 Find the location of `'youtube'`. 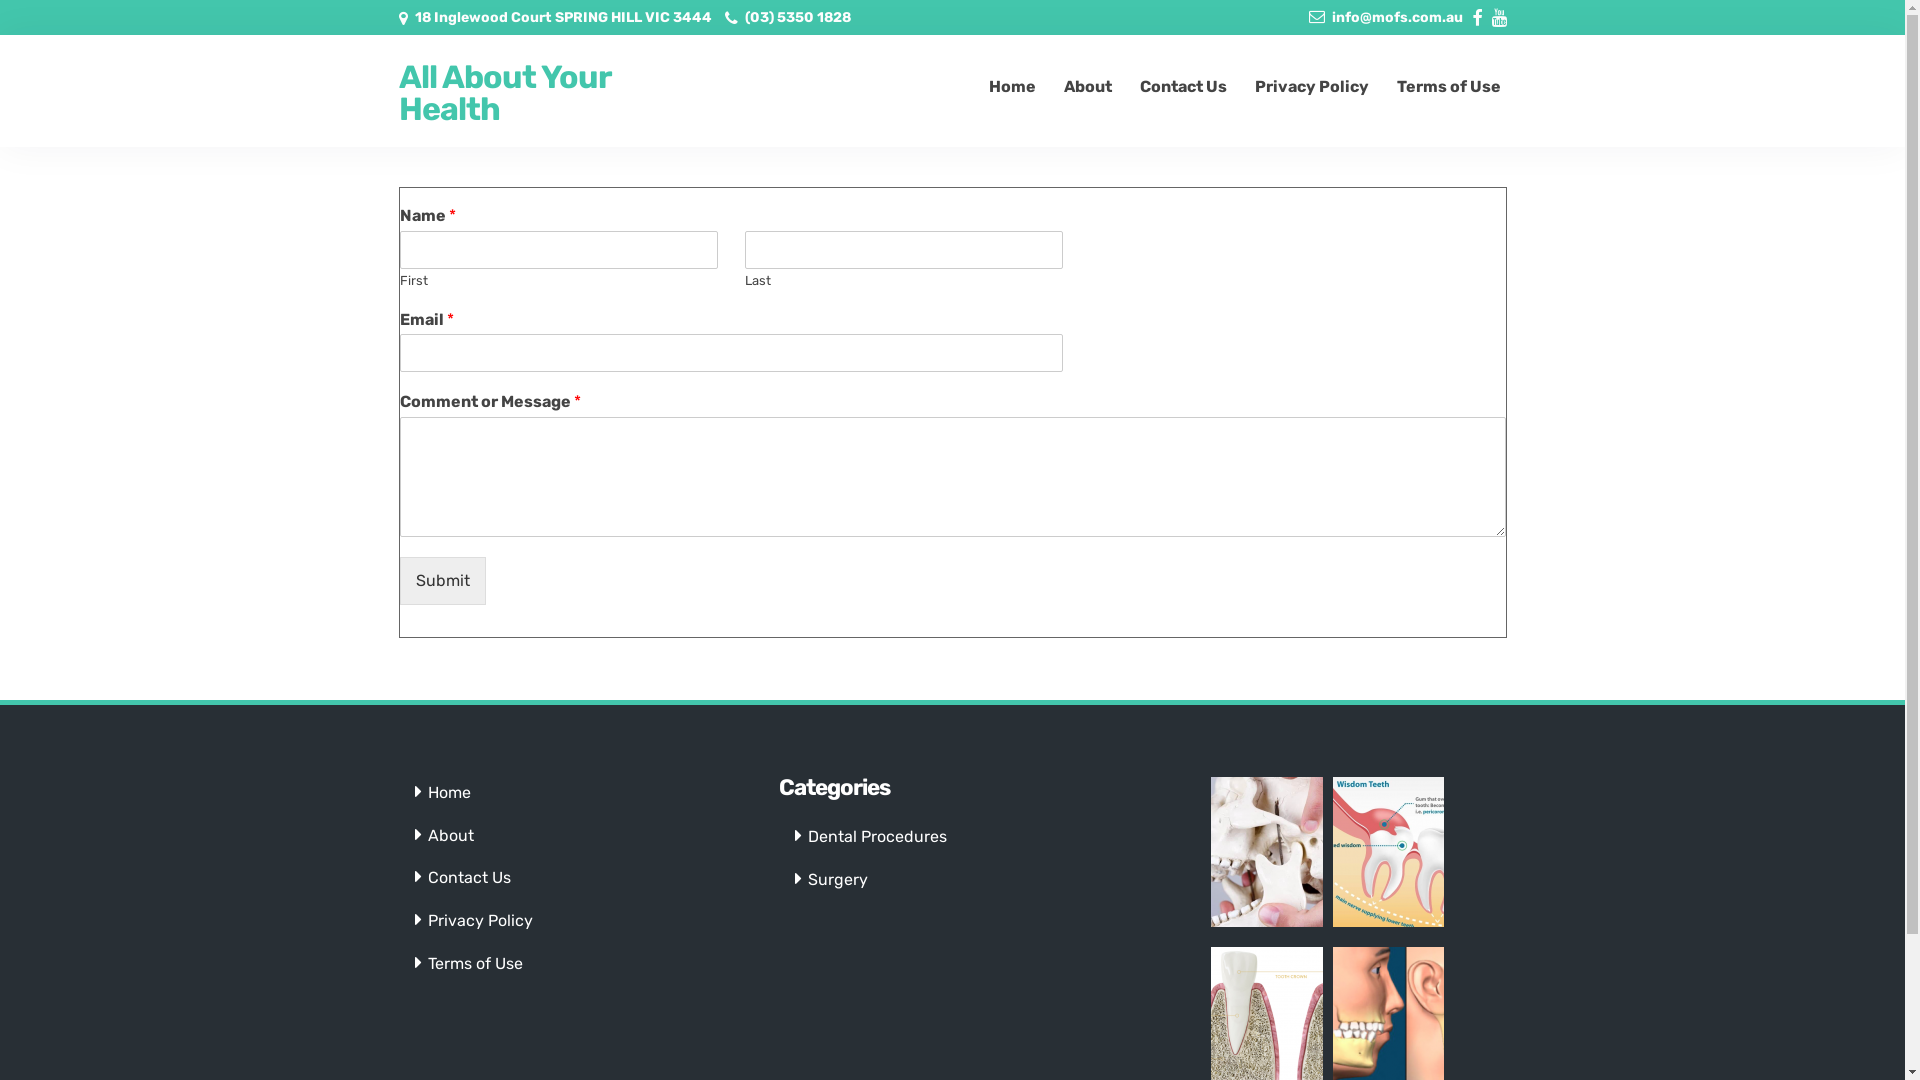

'youtube' is located at coordinates (1499, 13).